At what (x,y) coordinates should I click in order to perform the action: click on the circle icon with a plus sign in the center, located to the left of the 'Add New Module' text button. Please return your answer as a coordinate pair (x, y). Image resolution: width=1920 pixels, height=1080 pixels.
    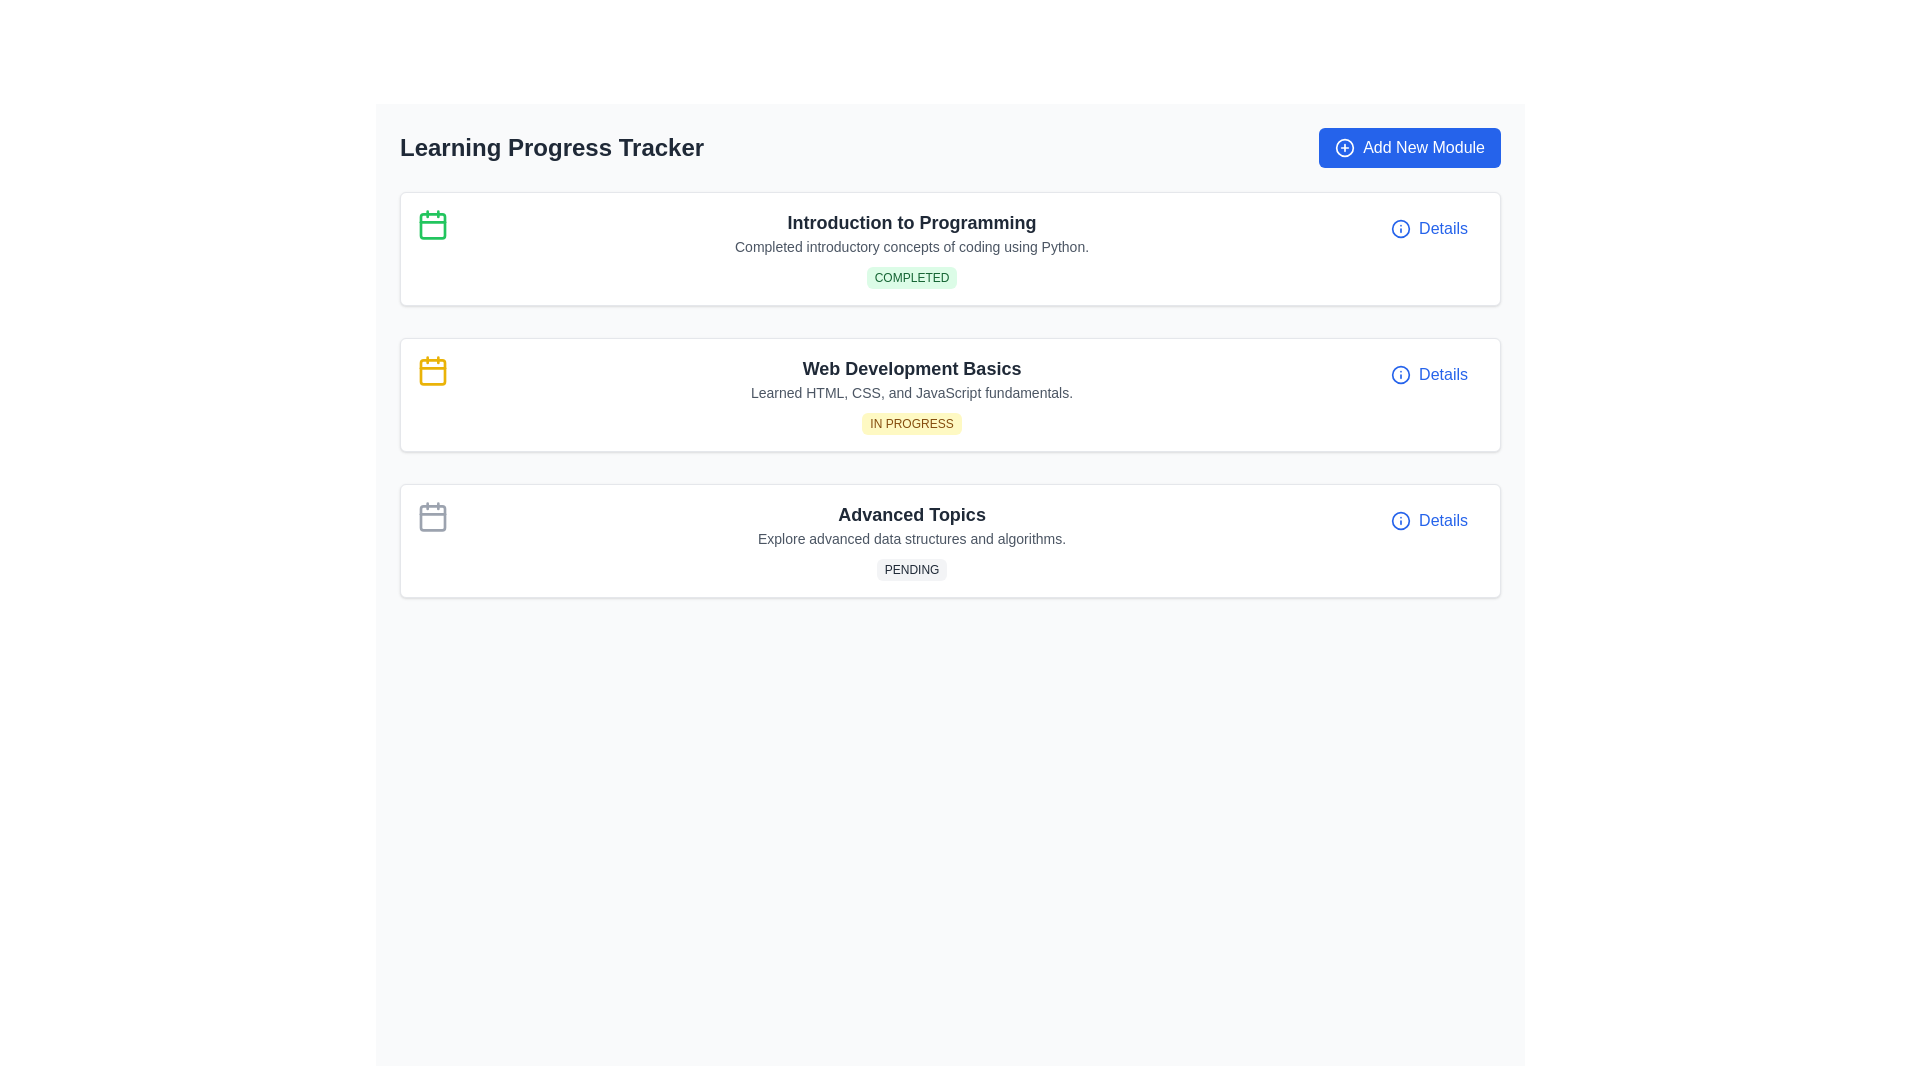
    Looking at the image, I should click on (1345, 146).